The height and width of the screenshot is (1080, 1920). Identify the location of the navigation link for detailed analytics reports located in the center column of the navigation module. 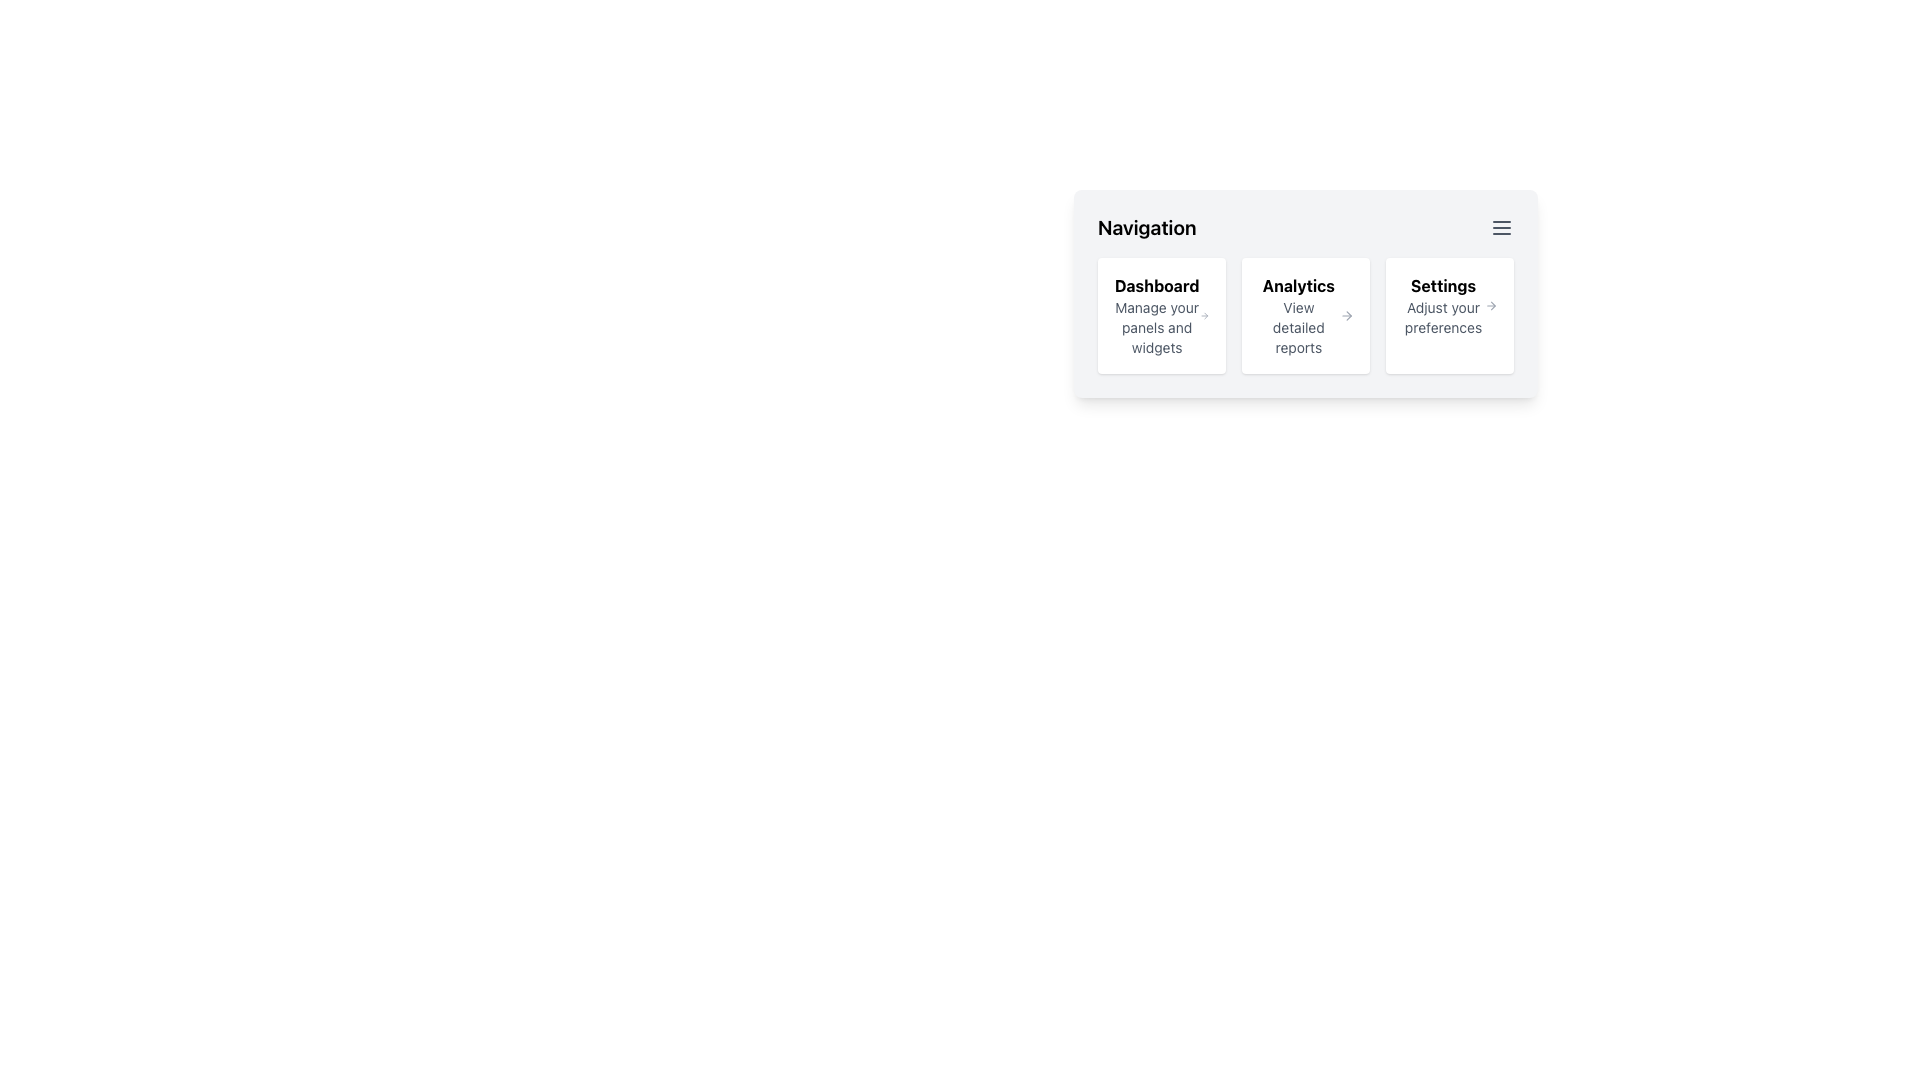
(1305, 315).